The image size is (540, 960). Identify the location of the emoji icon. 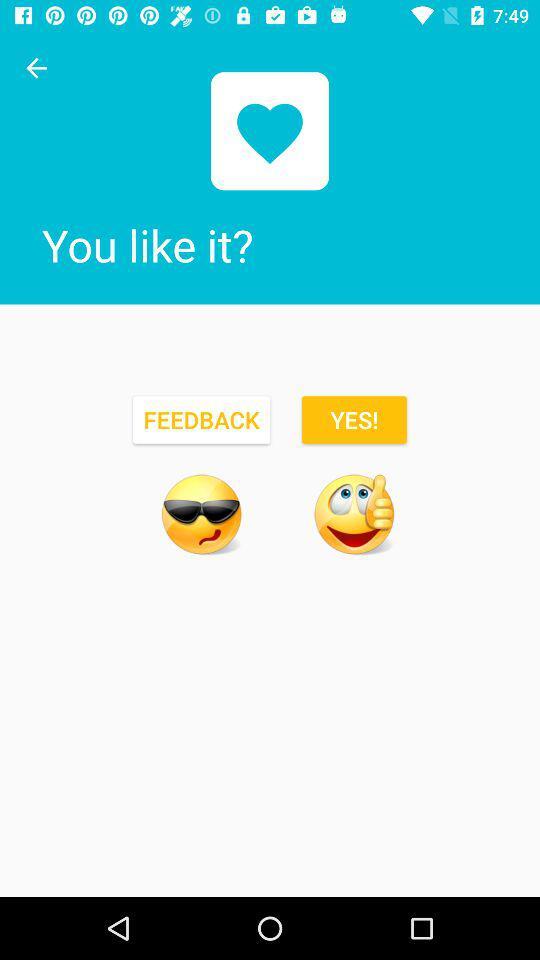
(201, 513).